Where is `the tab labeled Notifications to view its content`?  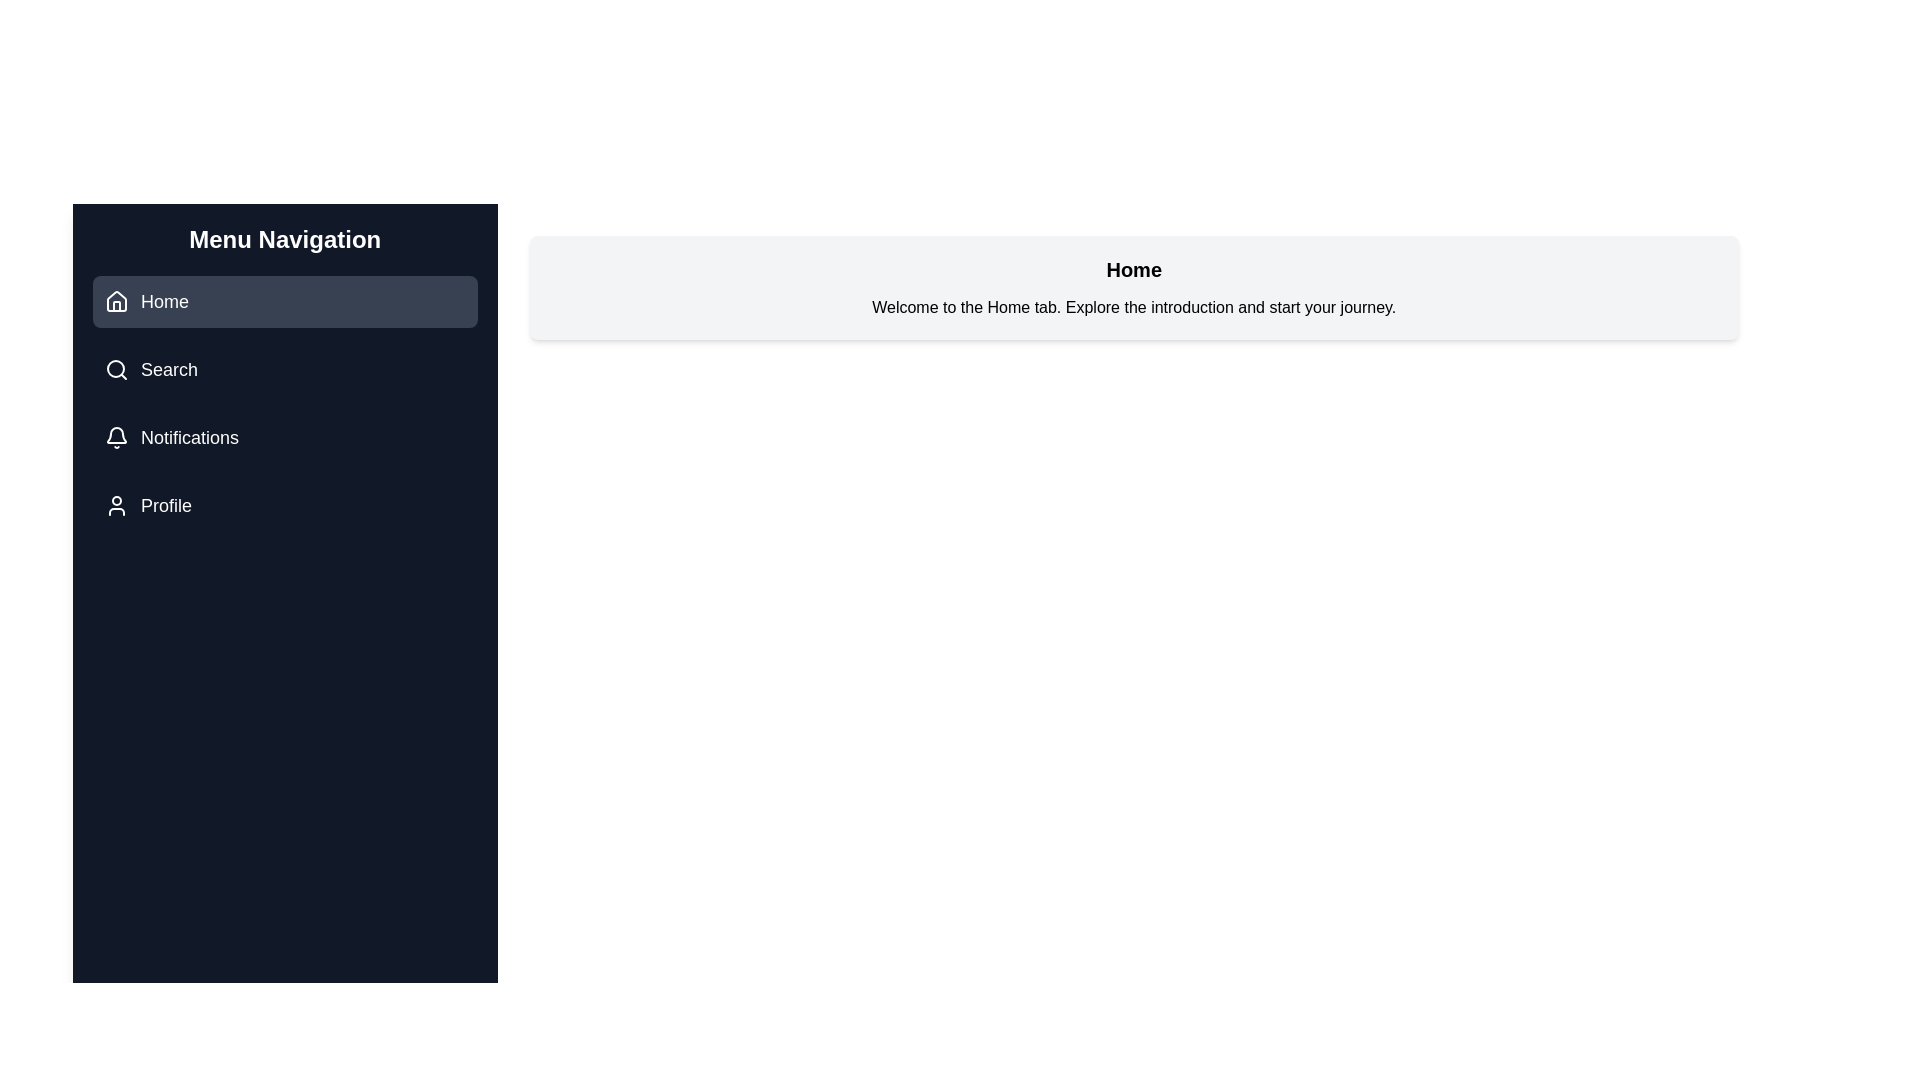 the tab labeled Notifications to view its content is located at coordinates (284, 437).